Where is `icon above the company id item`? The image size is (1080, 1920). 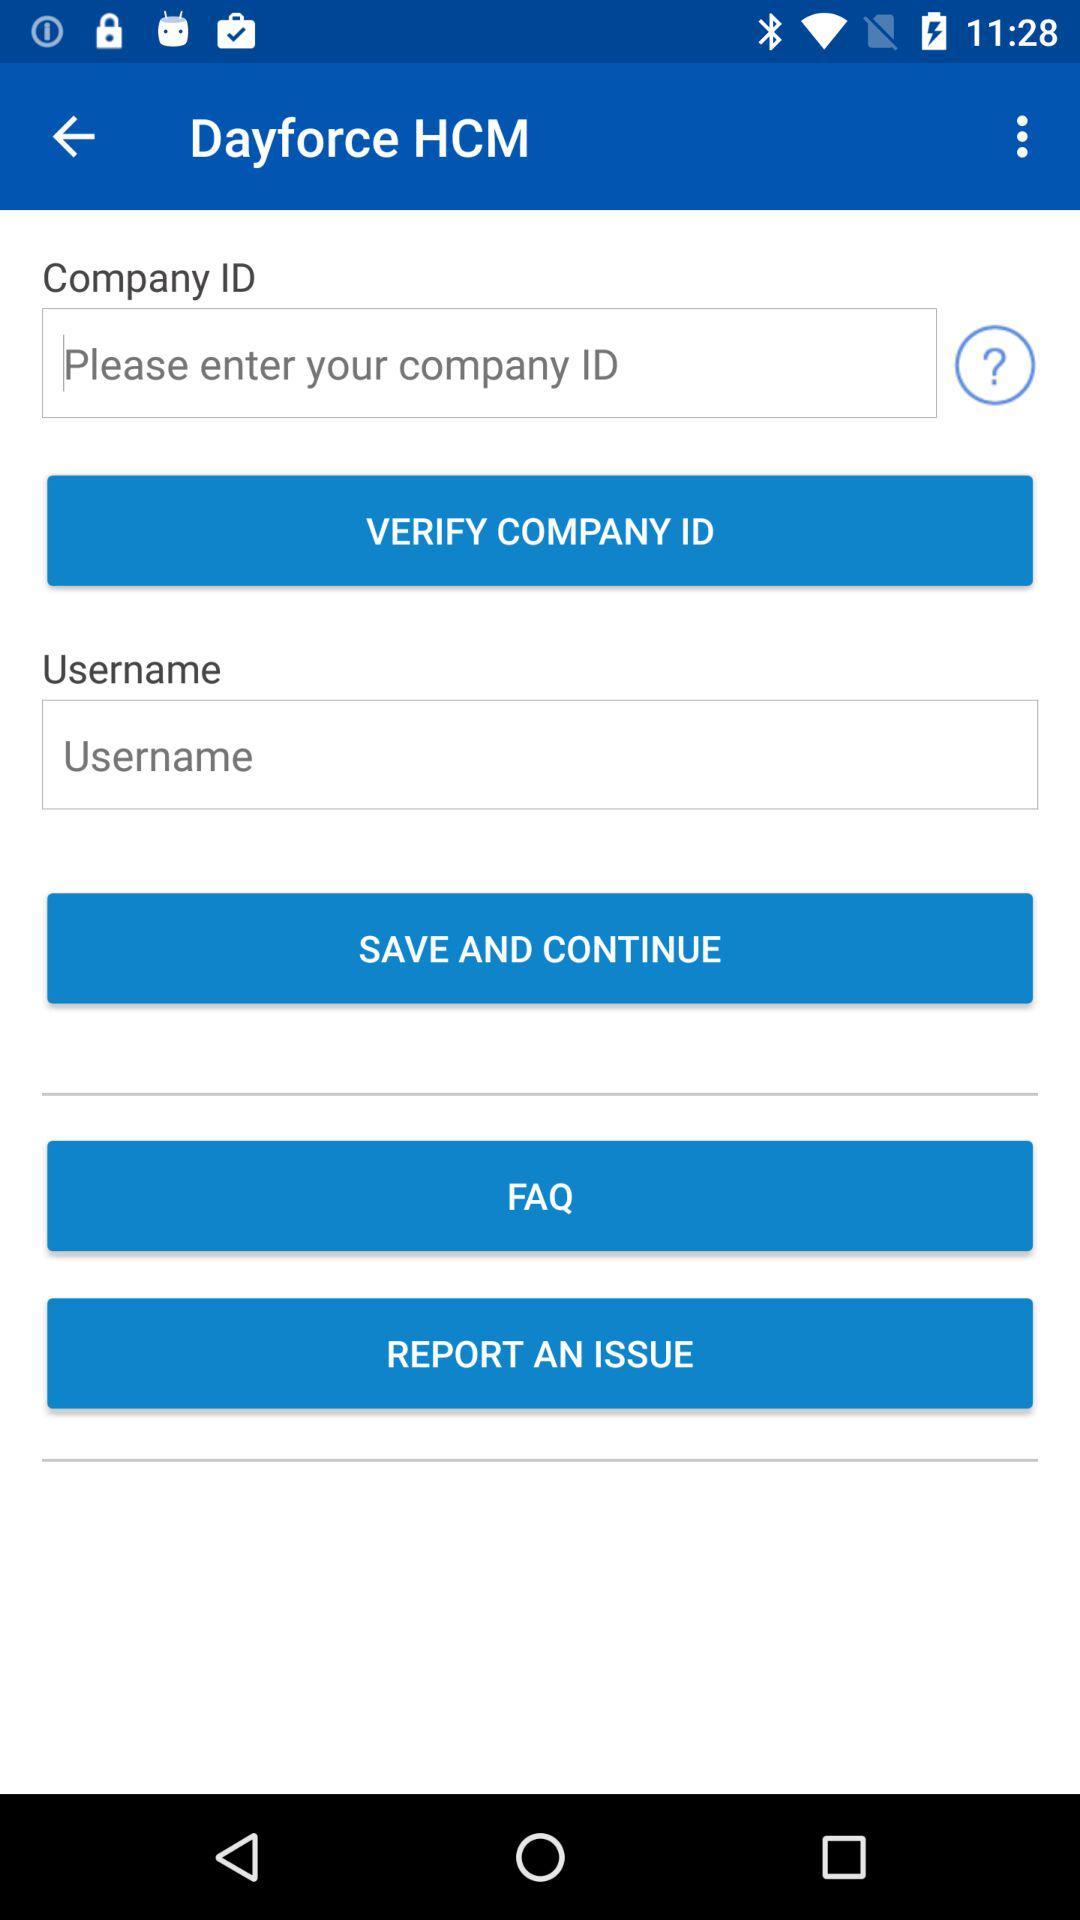
icon above the company id item is located at coordinates (72, 135).